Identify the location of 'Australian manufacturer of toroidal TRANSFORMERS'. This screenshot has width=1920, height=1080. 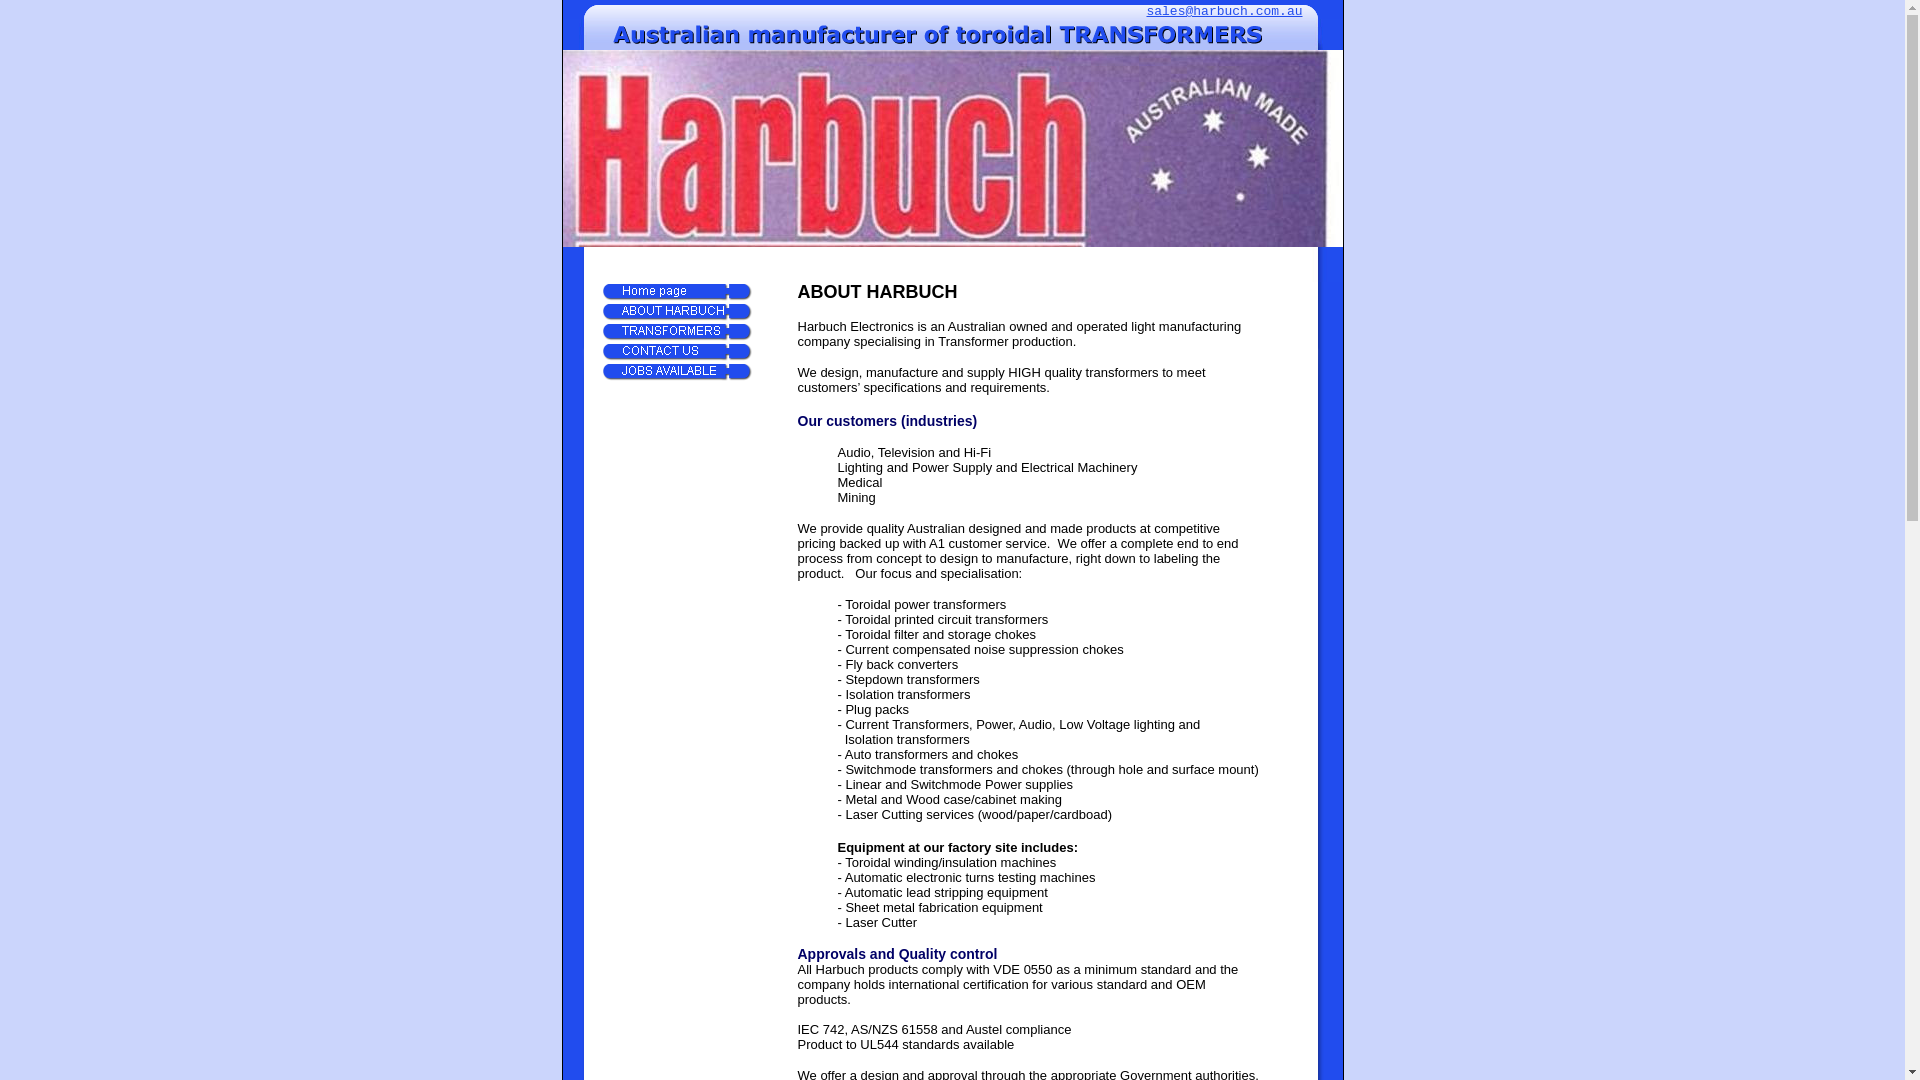
(950, 34).